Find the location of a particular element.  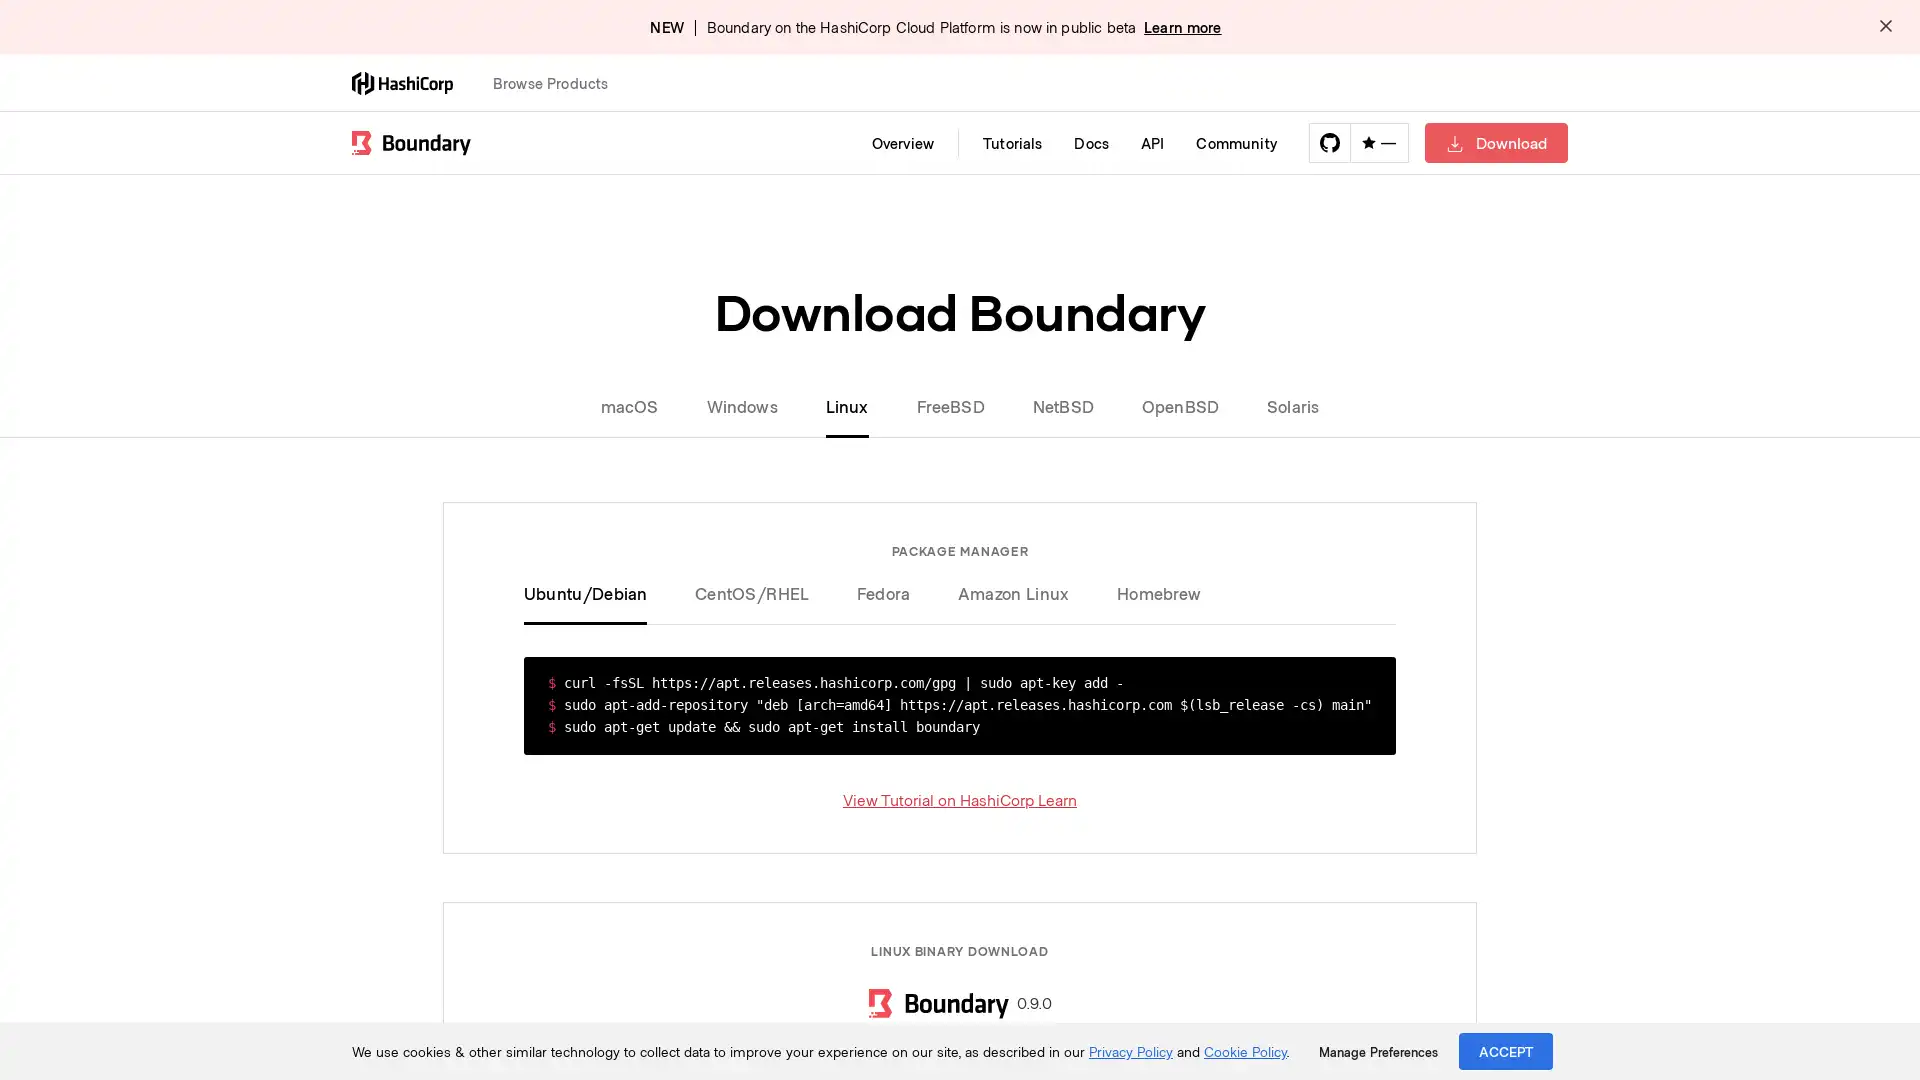

ACCEPT is located at coordinates (1506, 1050).